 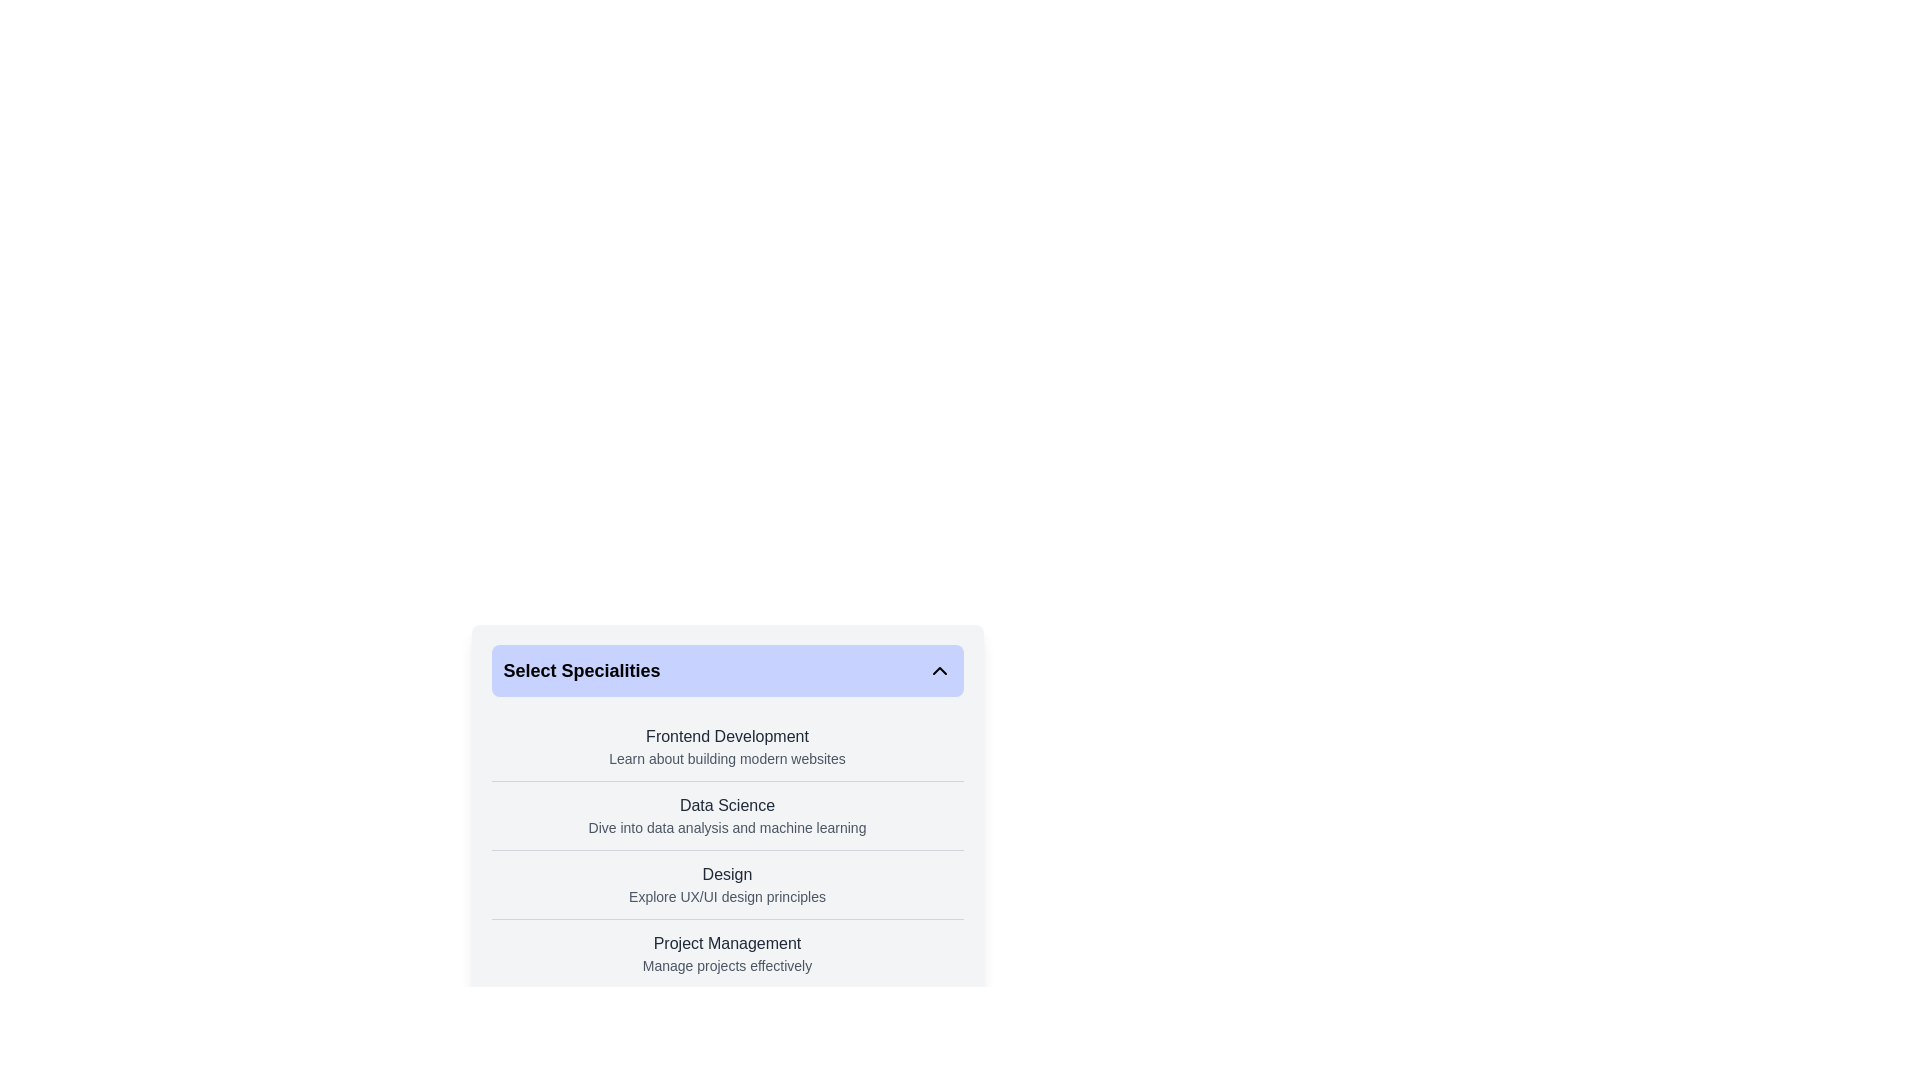 What do you see at coordinates (726, 816) in the screenshot?
I see `the 'Data Science' option in the selection menu` at bounding box center [726, 816].